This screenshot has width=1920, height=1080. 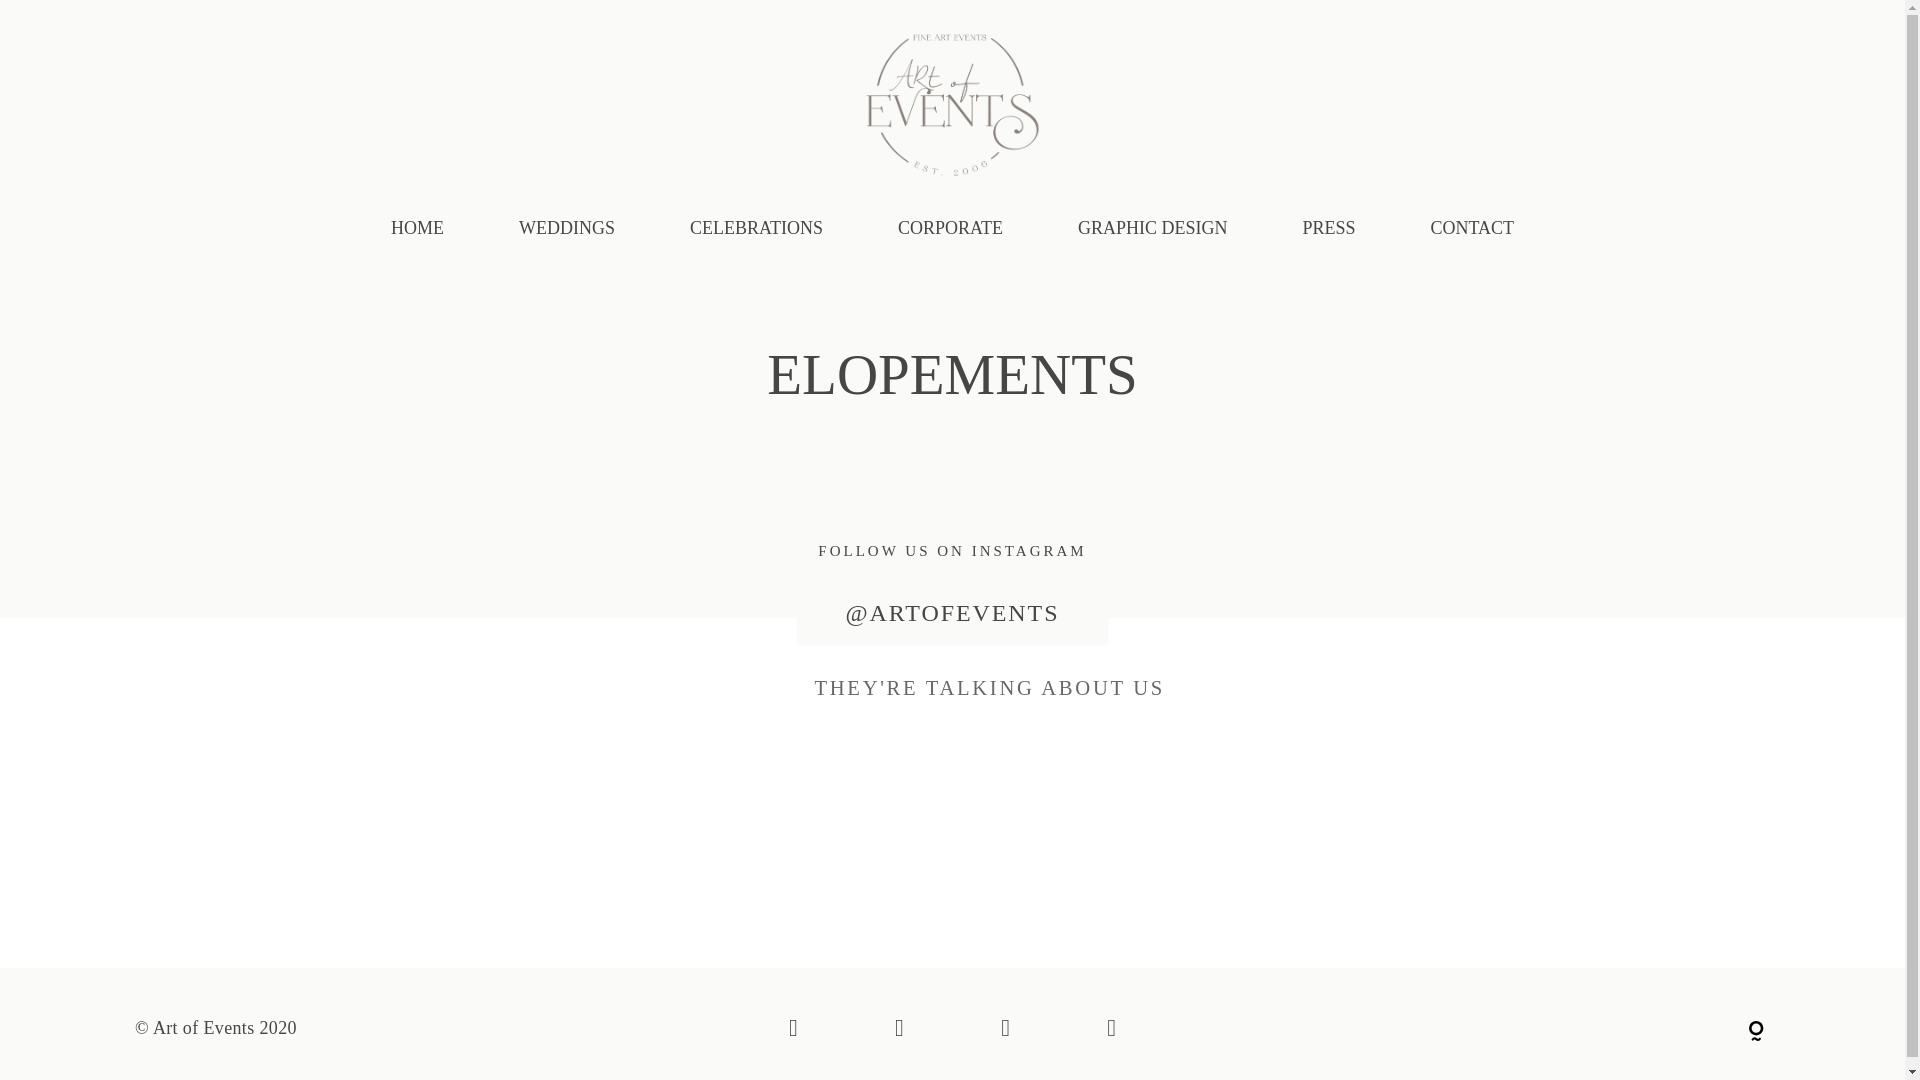 What do you see at coordinates (1473, 227) in the screenshot?
I see `'CONTACT'` at bounding box center [1473, 227].